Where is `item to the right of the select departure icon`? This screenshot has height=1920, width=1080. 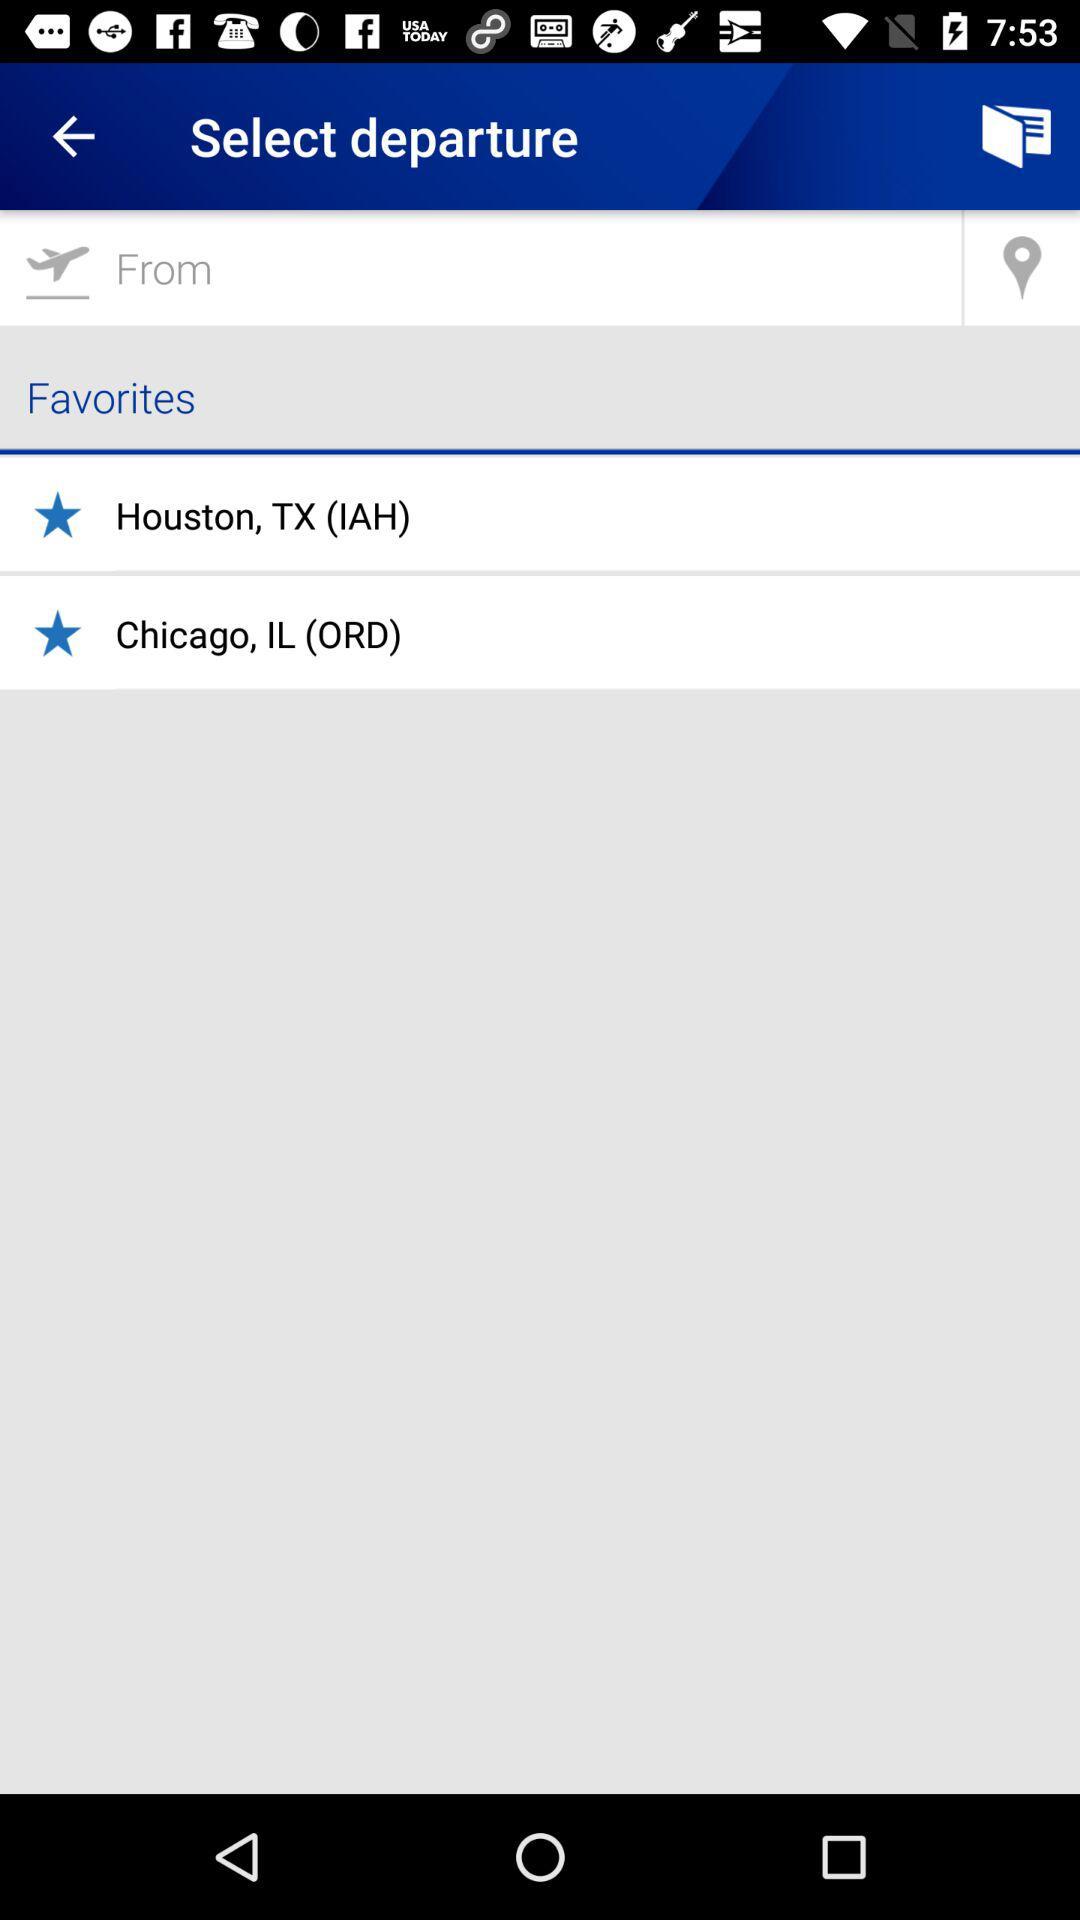
item to the right of the select departure icon is located at coordinates (1017, 135).